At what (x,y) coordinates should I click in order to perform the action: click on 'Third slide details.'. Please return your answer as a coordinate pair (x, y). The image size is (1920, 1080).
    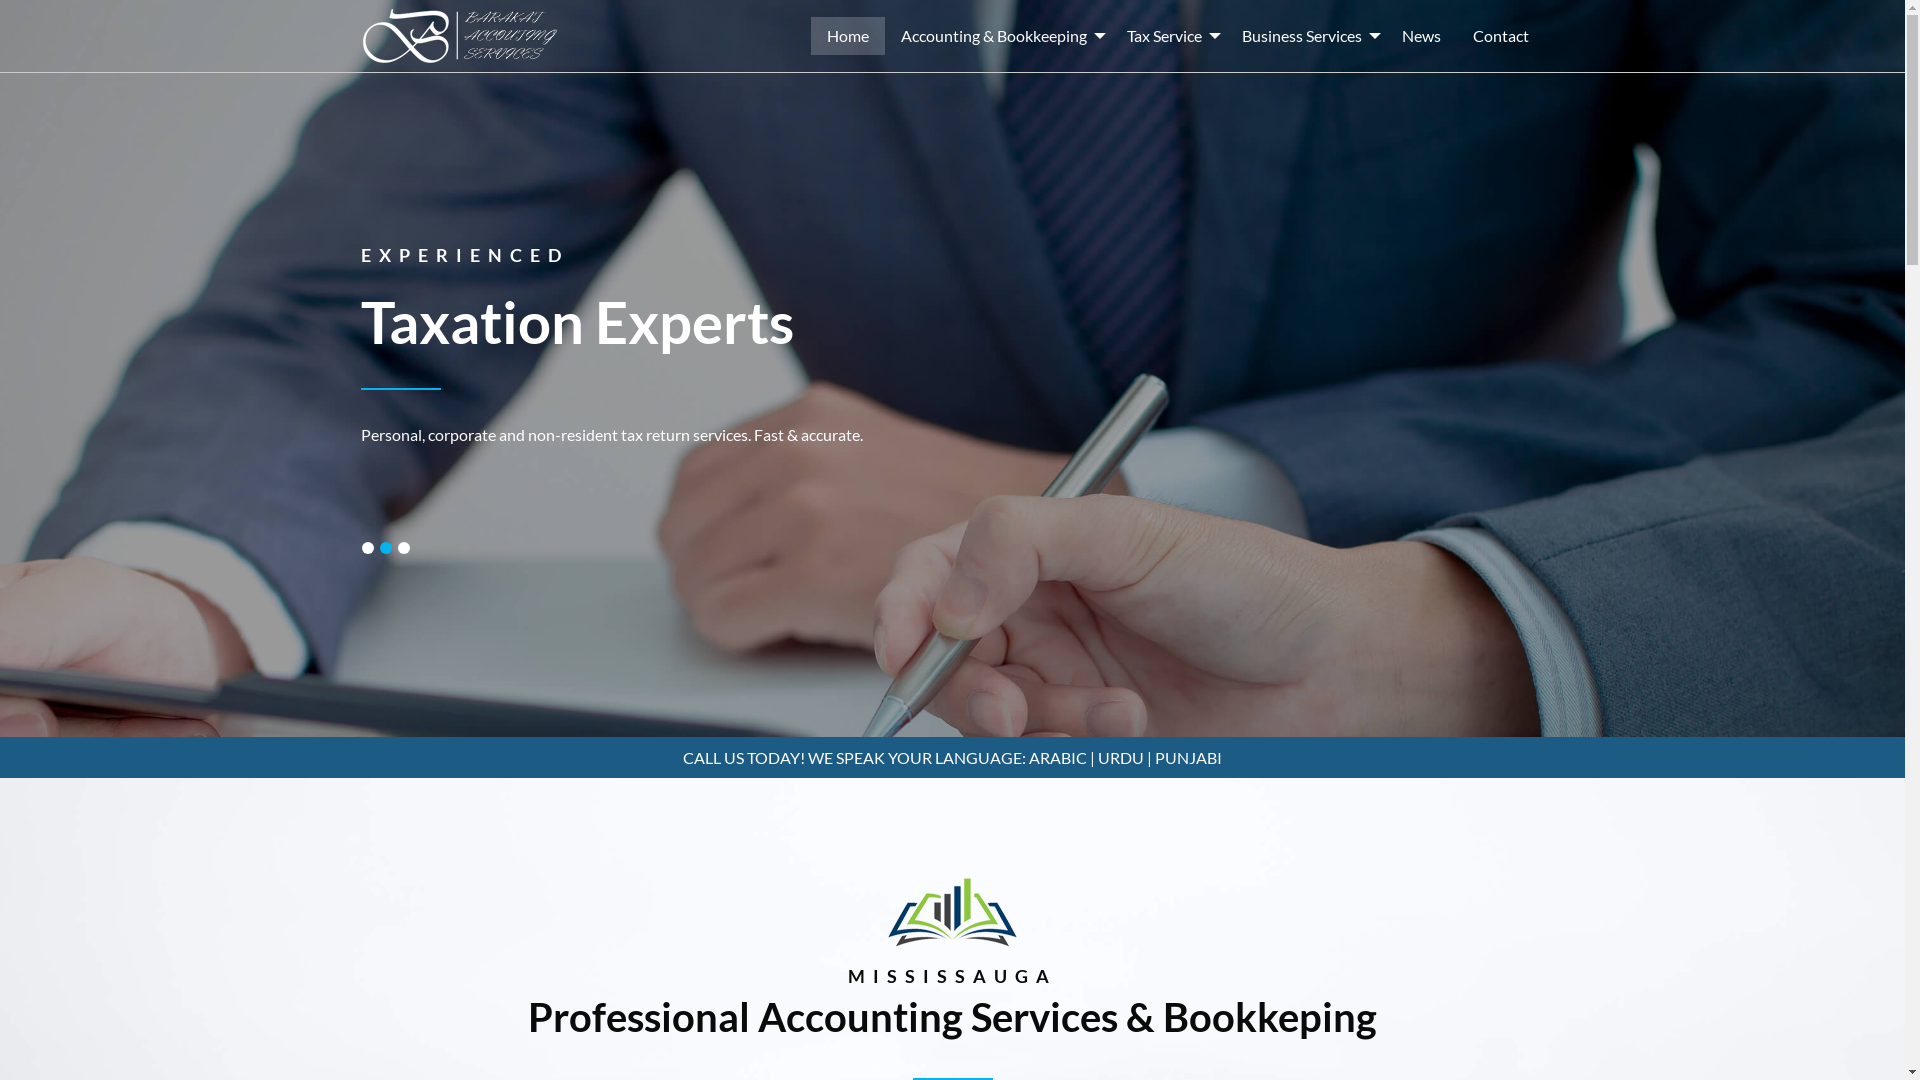
    Looking at the image, I should click on (402, 547).